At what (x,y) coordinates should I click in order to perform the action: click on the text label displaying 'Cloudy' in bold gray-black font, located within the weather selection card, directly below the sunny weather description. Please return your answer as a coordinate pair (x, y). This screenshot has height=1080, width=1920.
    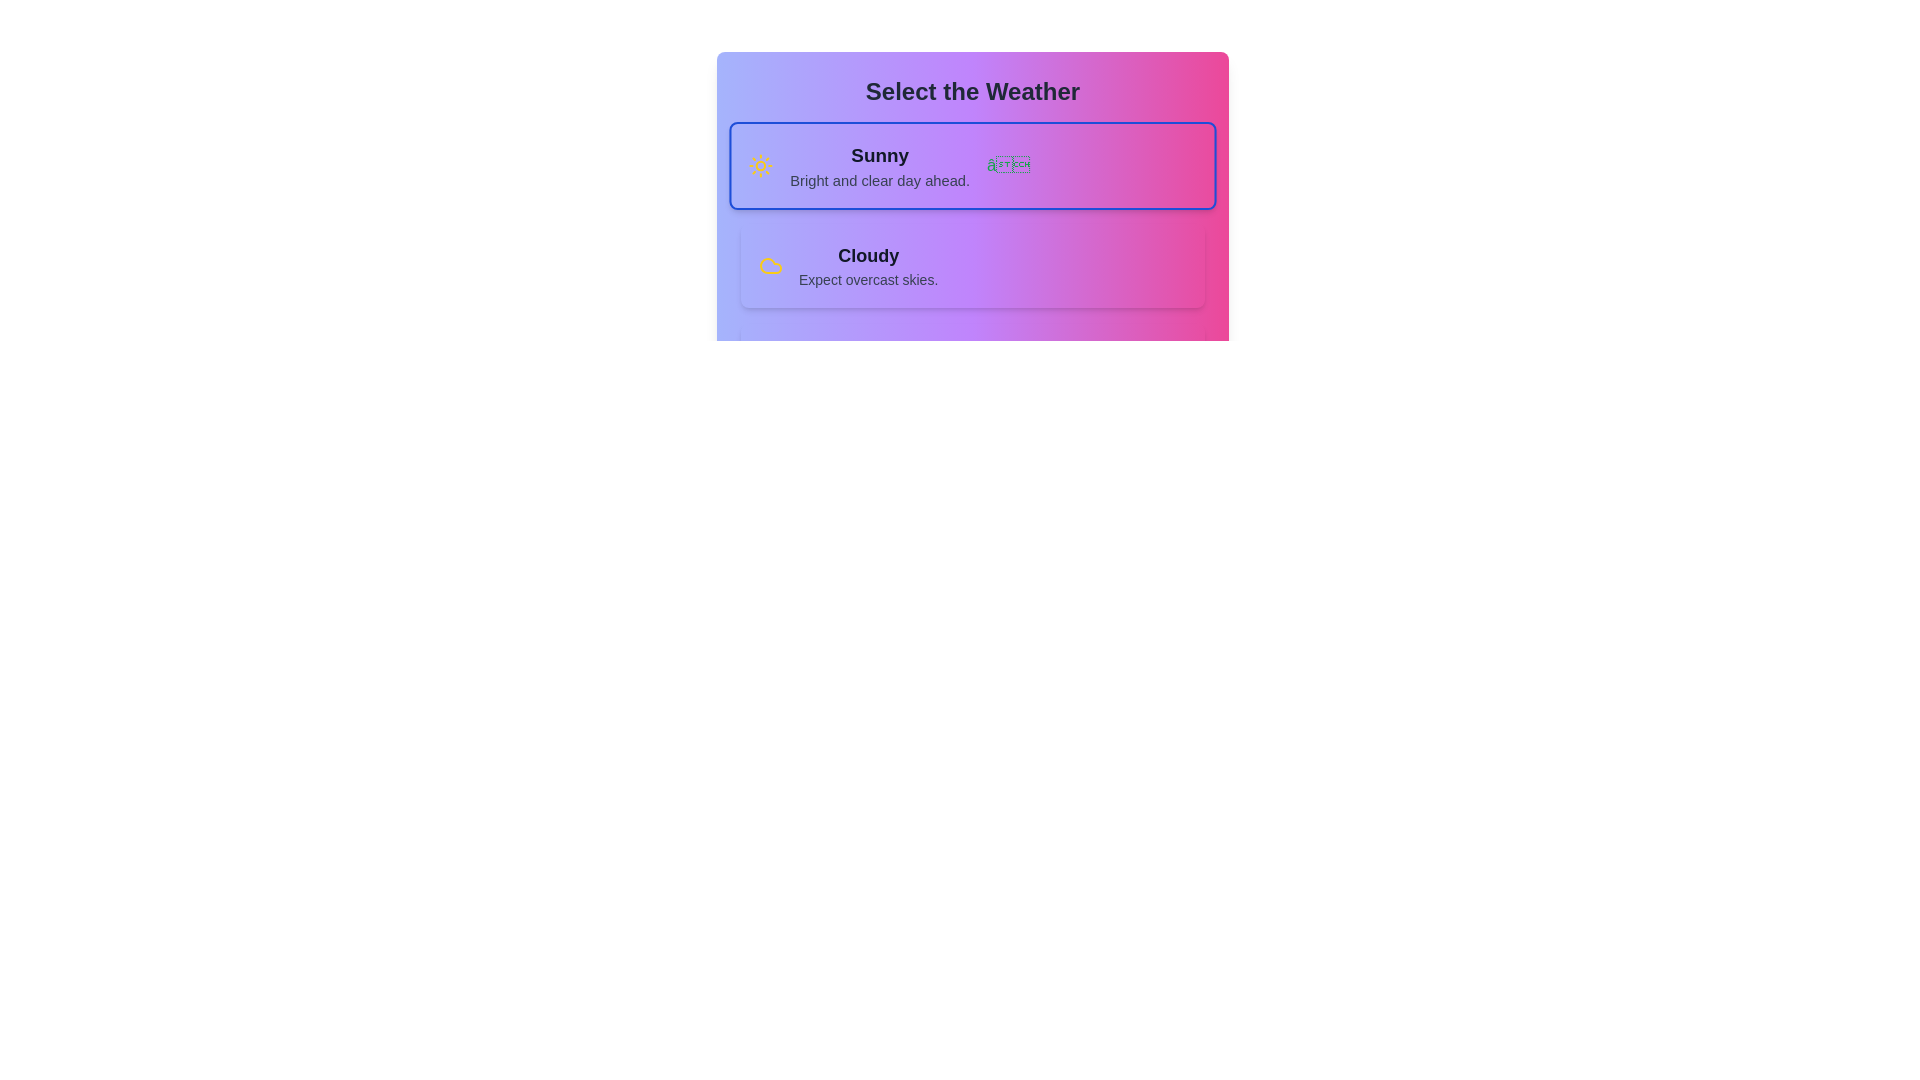
    Looking at the image, I should click on (868, 254).